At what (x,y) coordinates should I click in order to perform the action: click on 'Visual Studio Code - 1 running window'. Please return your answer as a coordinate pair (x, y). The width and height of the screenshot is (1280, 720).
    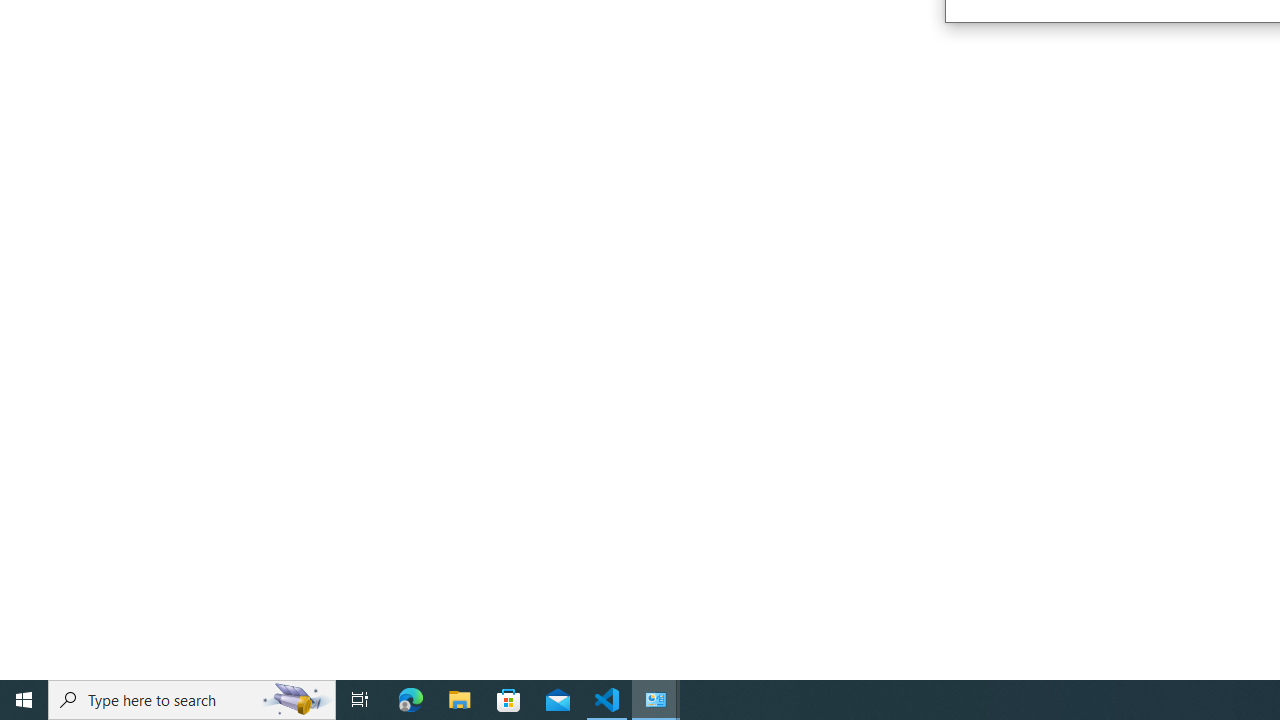
    Looking at the image, I should click on (606, 698).